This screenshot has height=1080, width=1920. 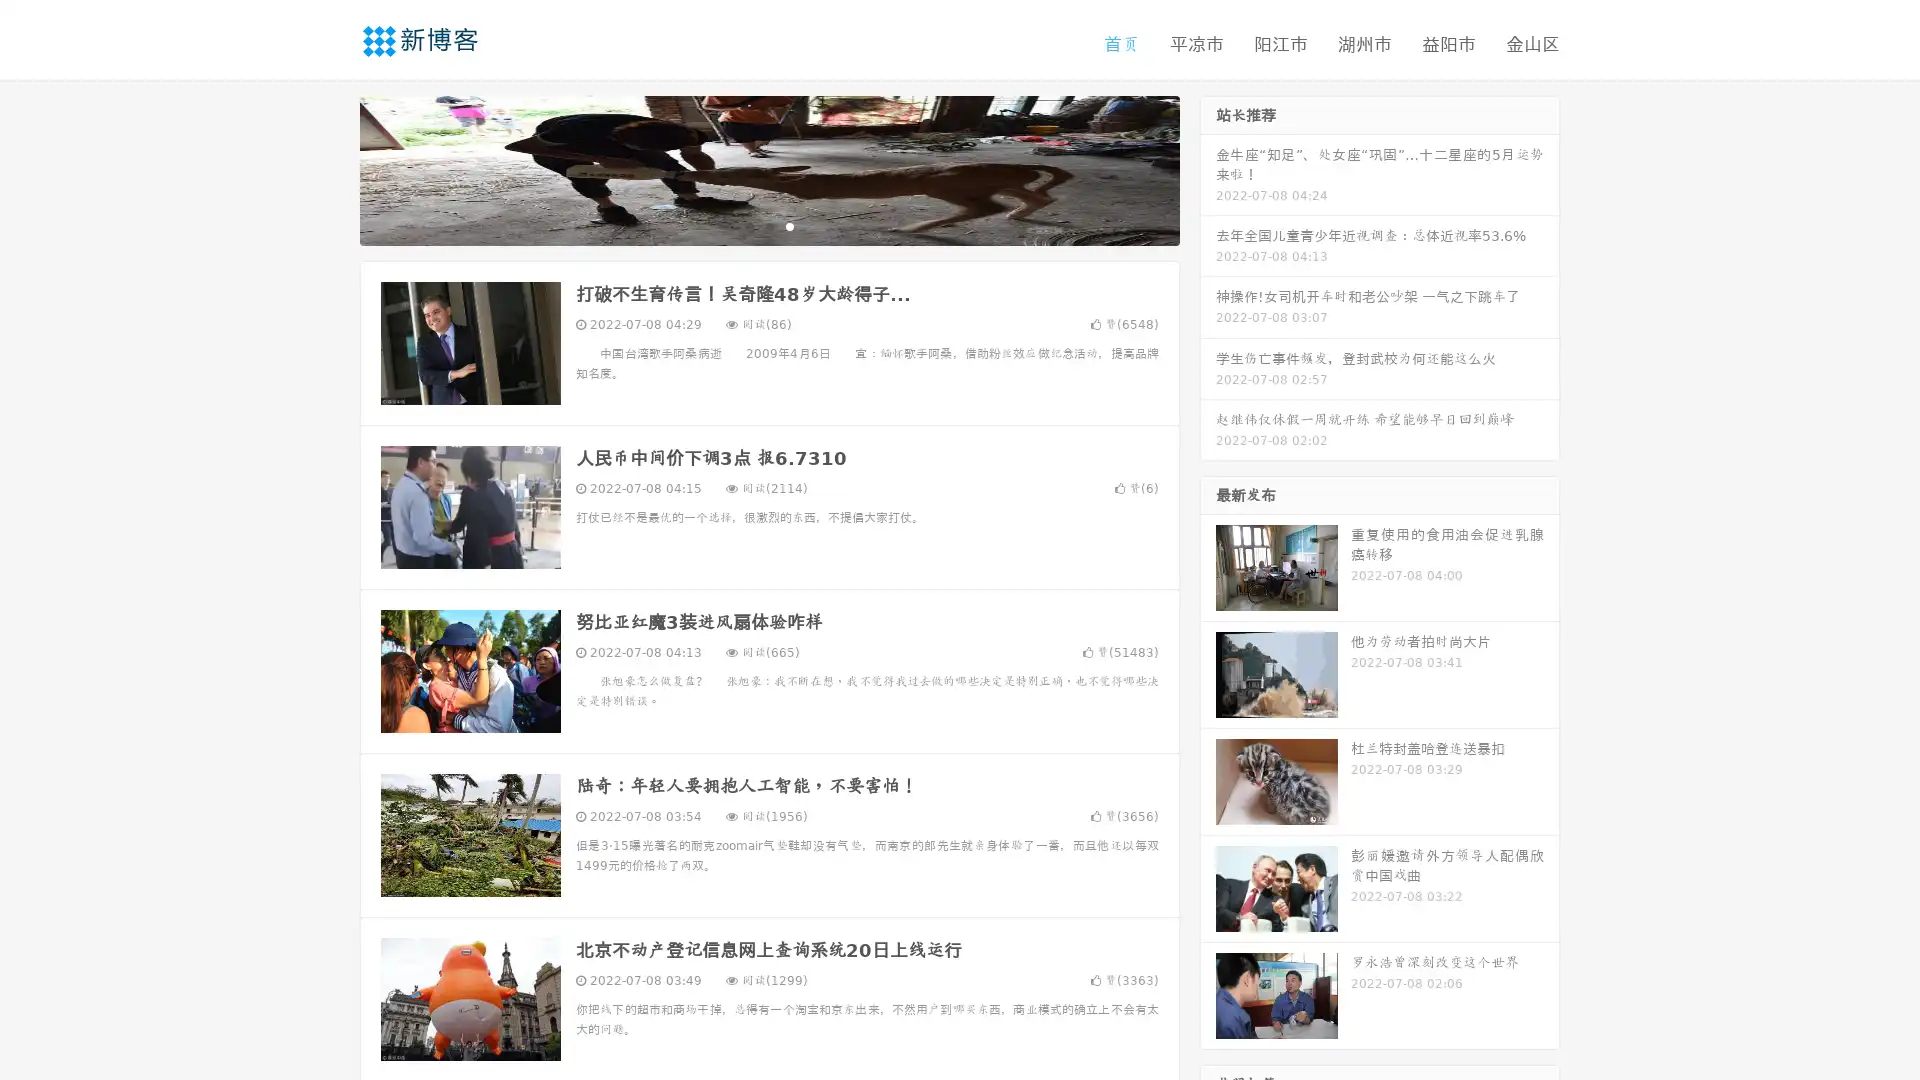 What do you see at coordinates (748, 225) in the screenshot?
I see `Go to slide 1` at bounding box center [748, 225].